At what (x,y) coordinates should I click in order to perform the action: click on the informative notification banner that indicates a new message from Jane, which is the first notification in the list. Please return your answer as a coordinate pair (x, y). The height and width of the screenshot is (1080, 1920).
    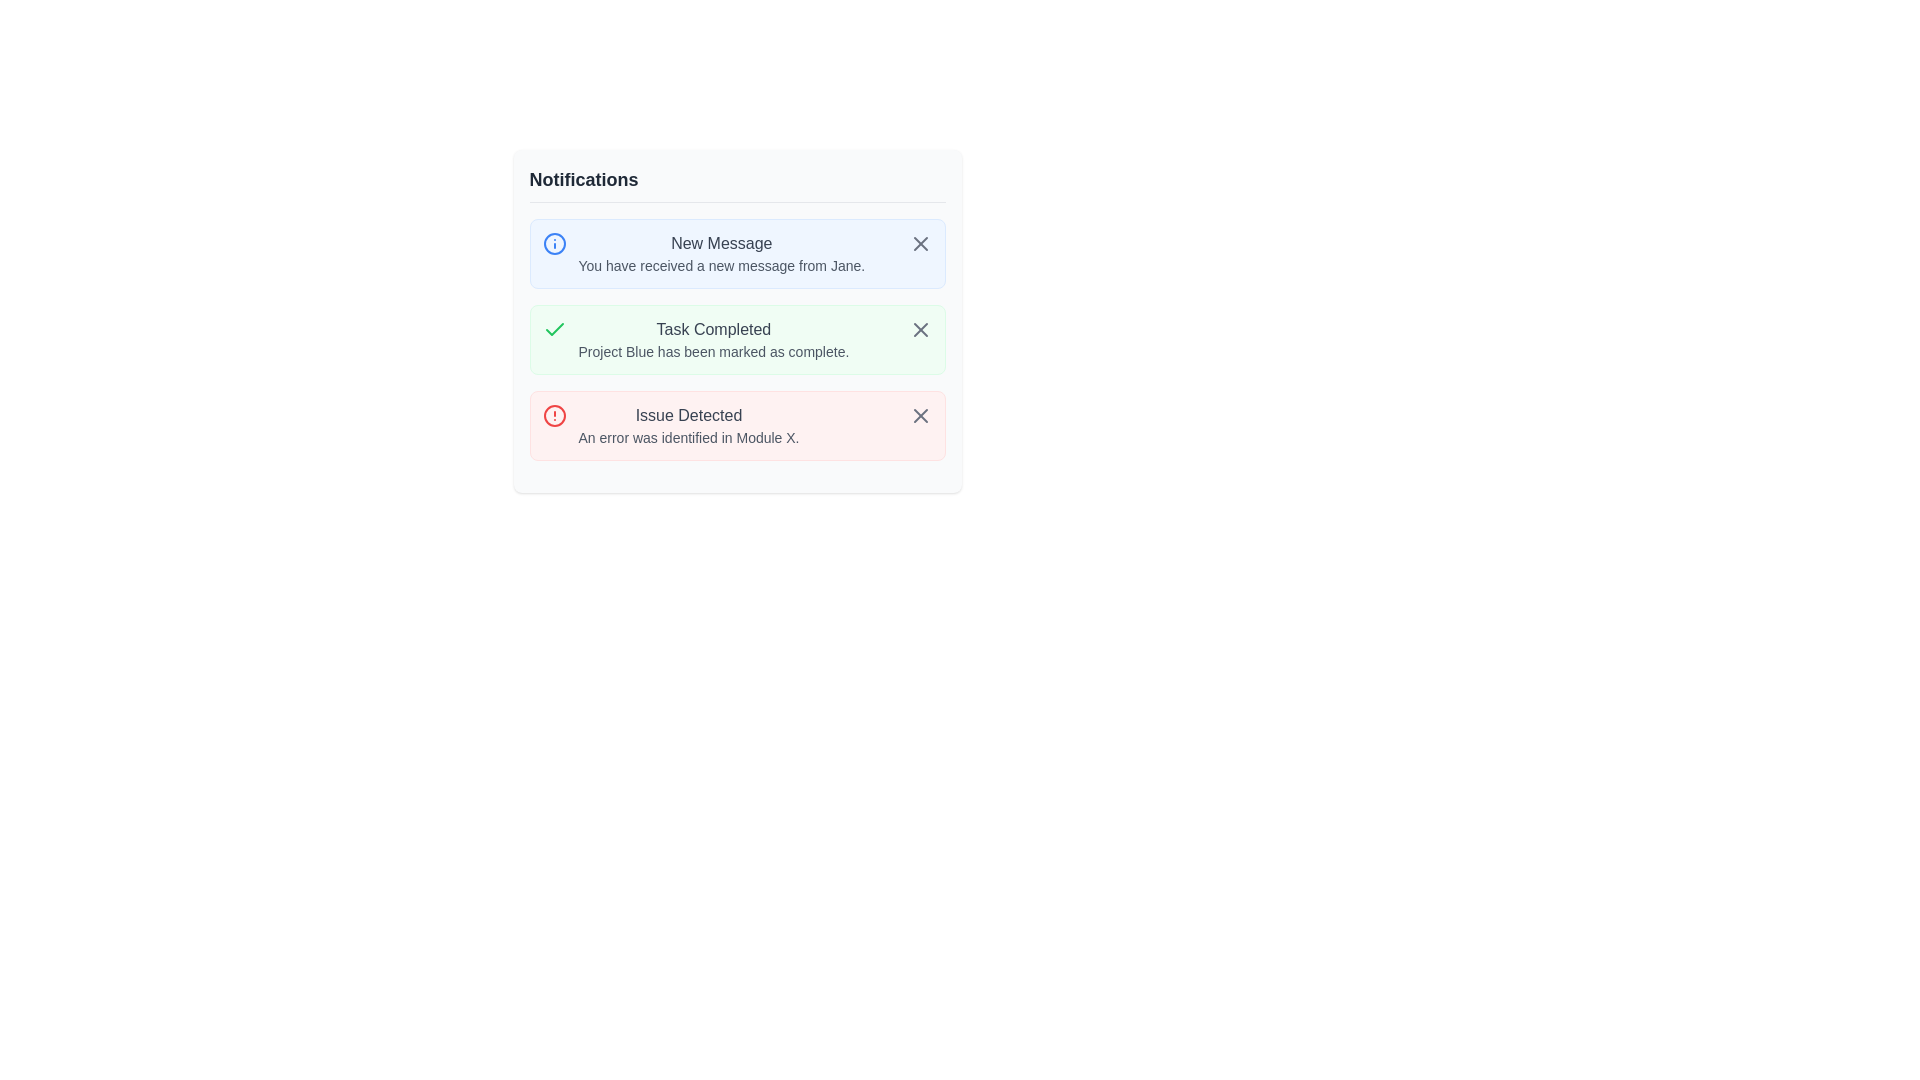
    Looking at the image, I should click on (720, 253).